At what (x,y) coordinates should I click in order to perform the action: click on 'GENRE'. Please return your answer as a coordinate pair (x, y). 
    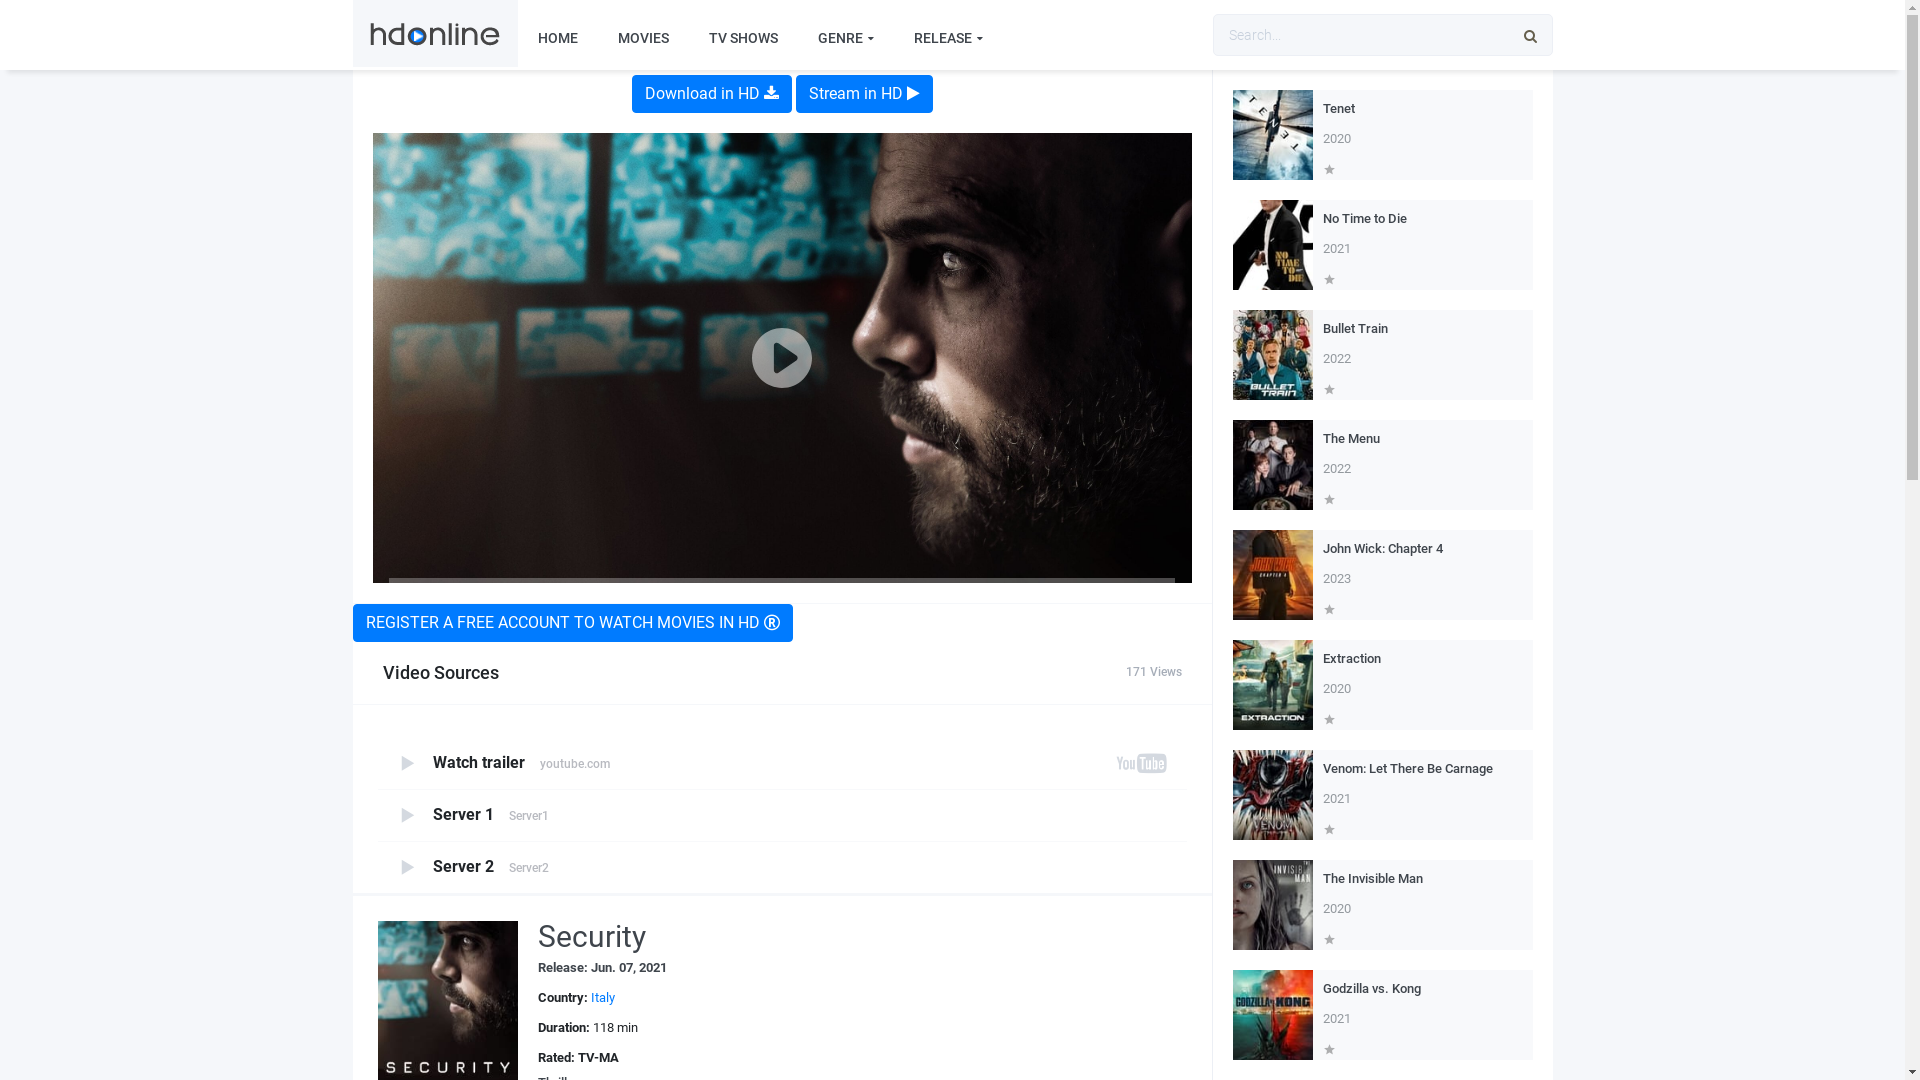
    Looking at the image, I should click on (796, 38).